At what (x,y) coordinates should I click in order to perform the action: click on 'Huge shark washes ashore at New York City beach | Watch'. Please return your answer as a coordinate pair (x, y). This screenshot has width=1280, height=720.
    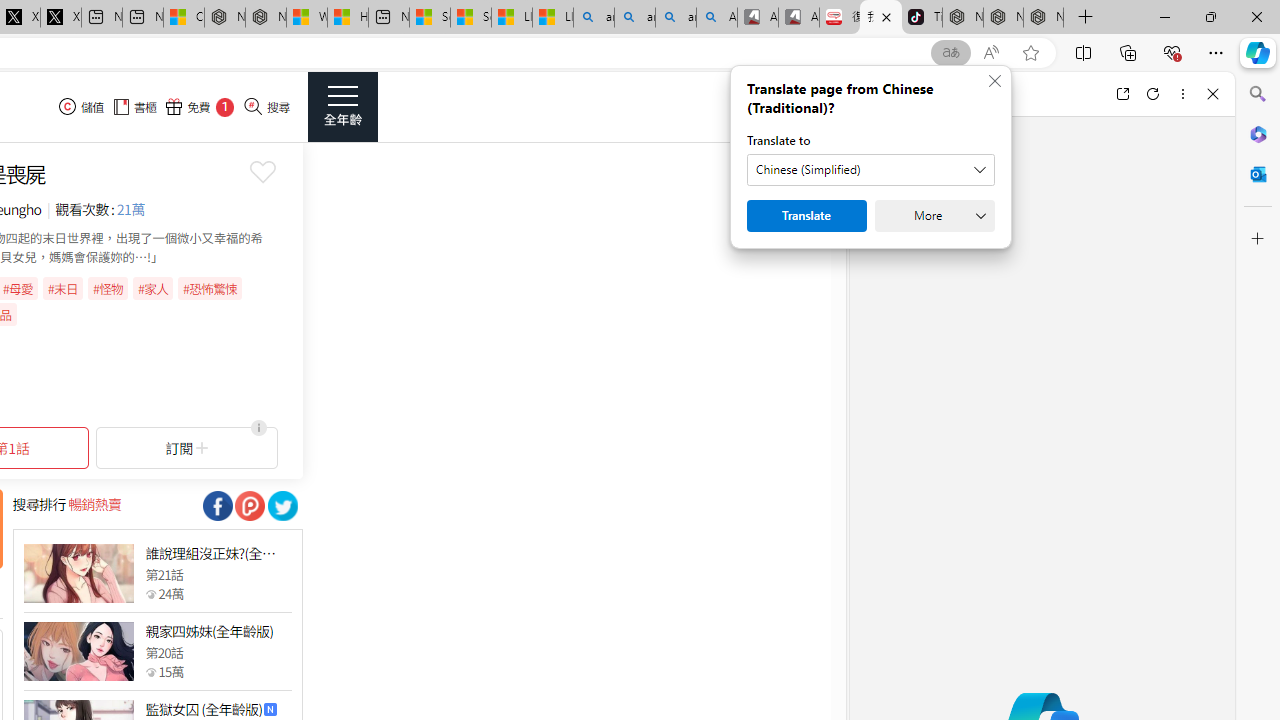
    Looking at the image, I should click on (348, 17).